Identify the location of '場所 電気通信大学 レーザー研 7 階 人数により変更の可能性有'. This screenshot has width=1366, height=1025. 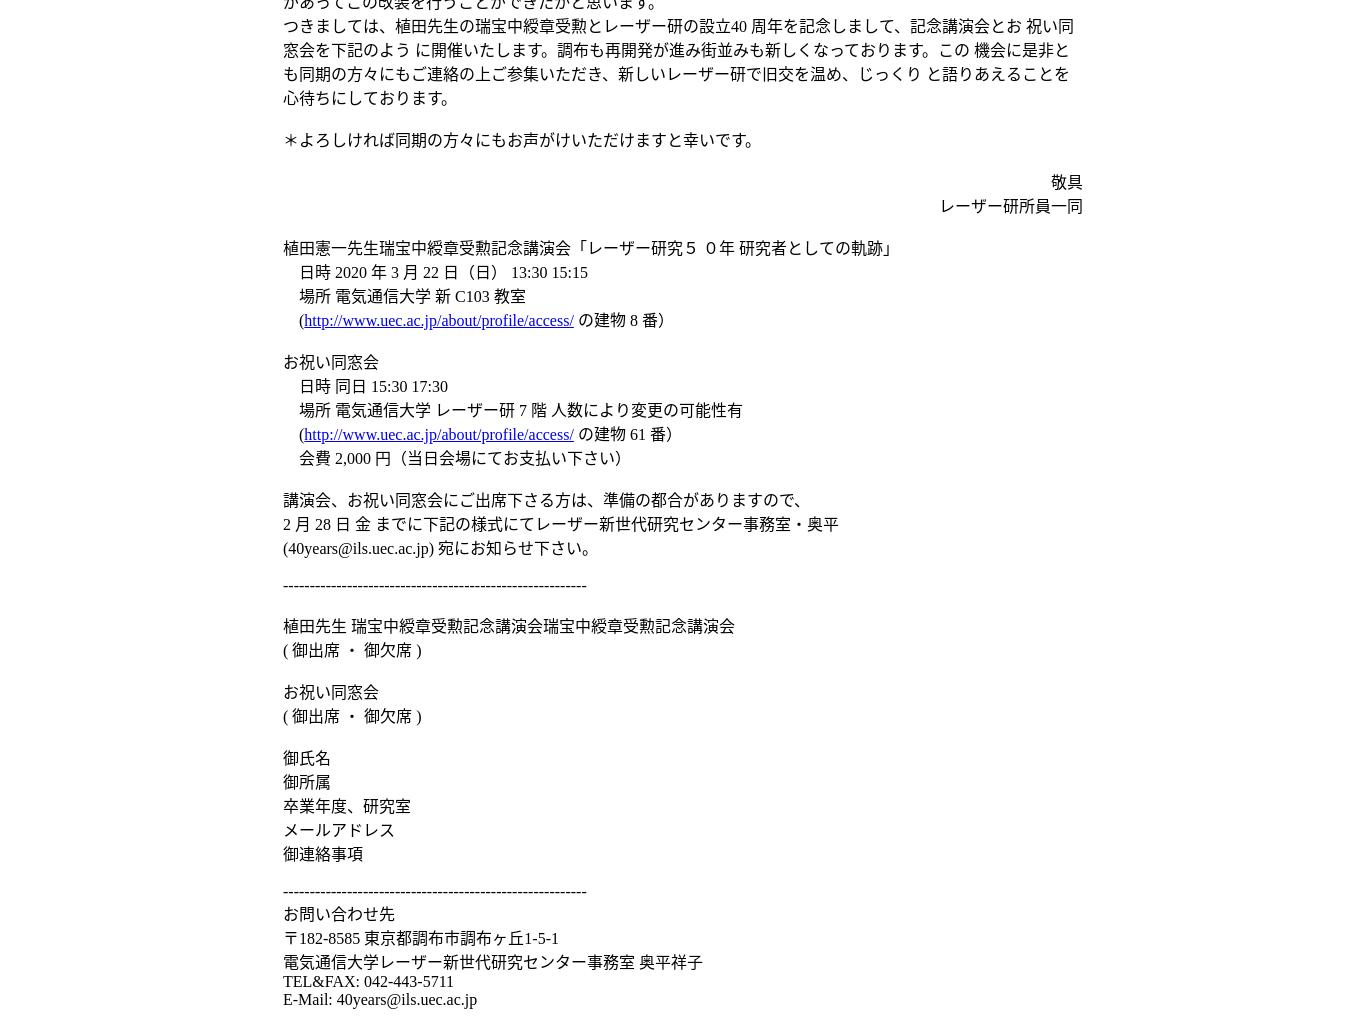
(512, 410).